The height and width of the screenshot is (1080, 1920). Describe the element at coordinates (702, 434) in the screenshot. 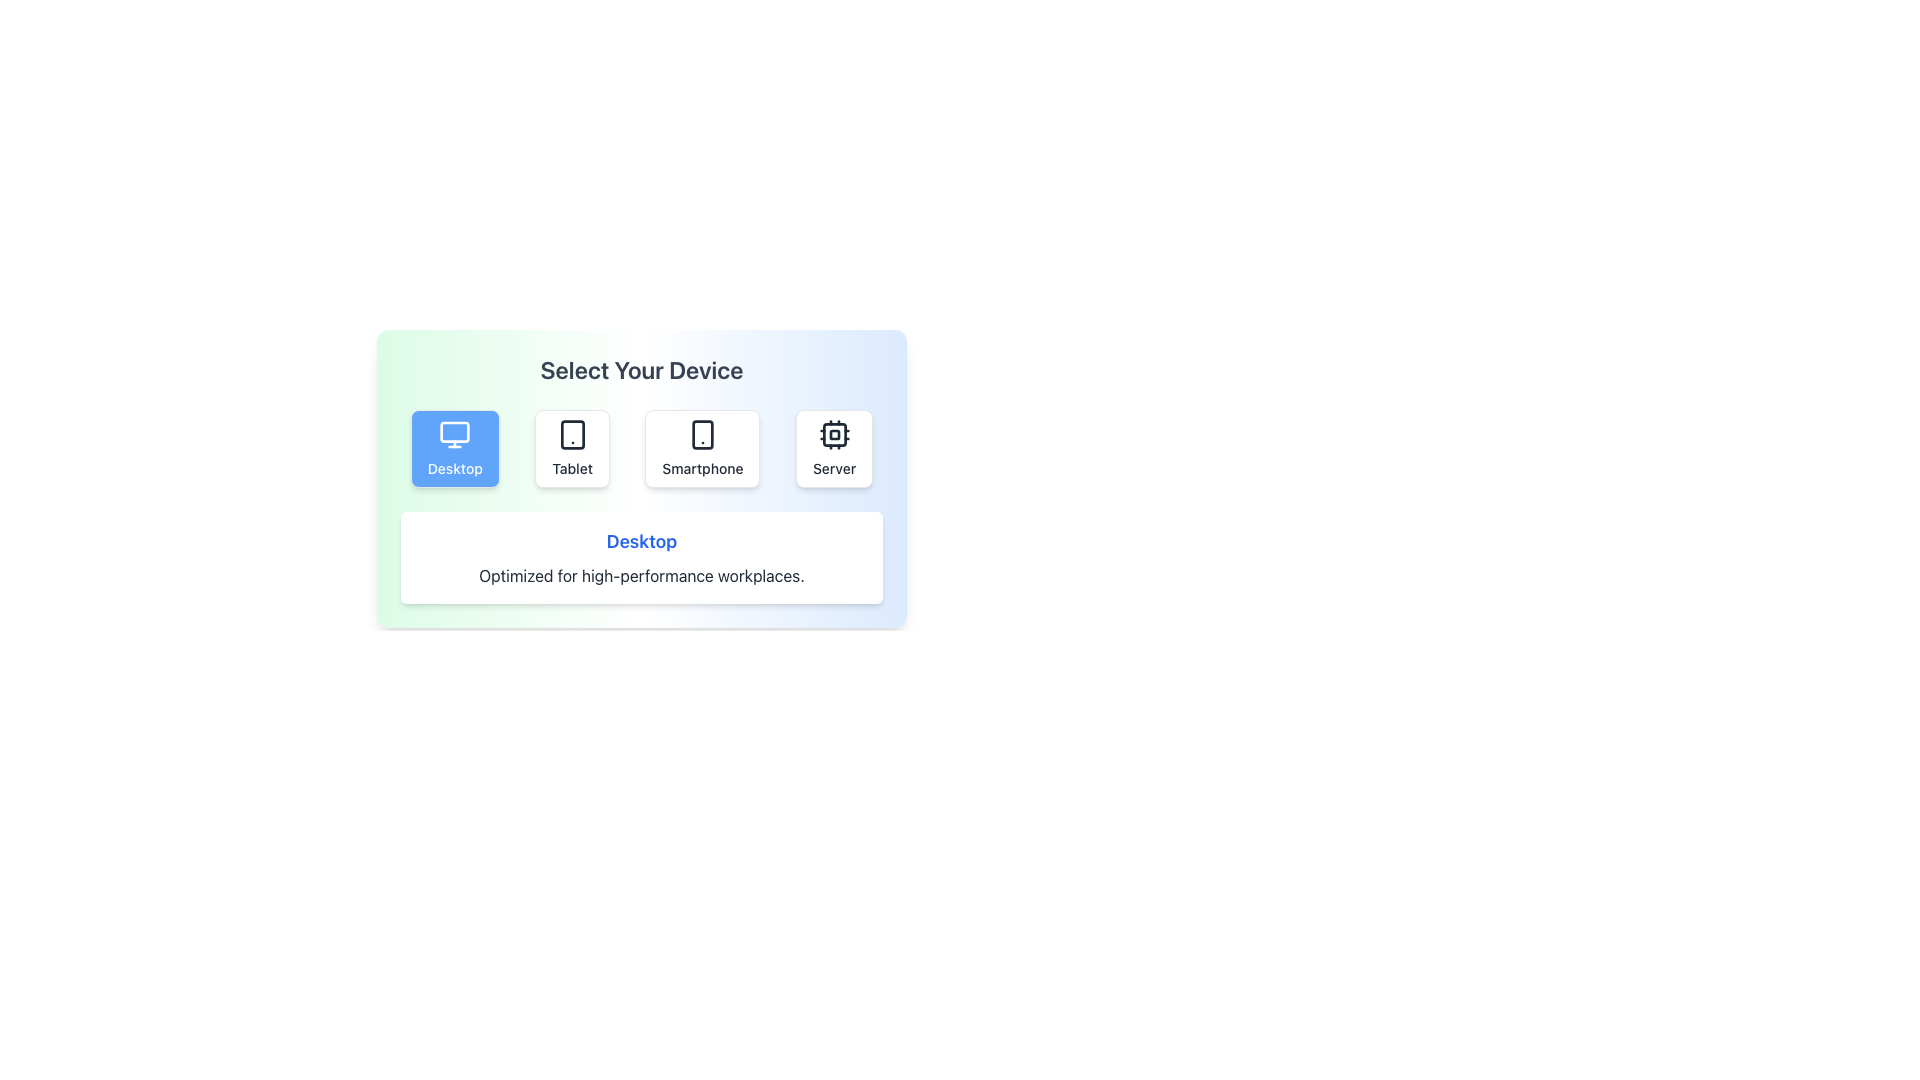

I see `the main body of the smartphone icon, which is a rounded rectangle with no visible content or styling, located centrally among other device options` at that location.